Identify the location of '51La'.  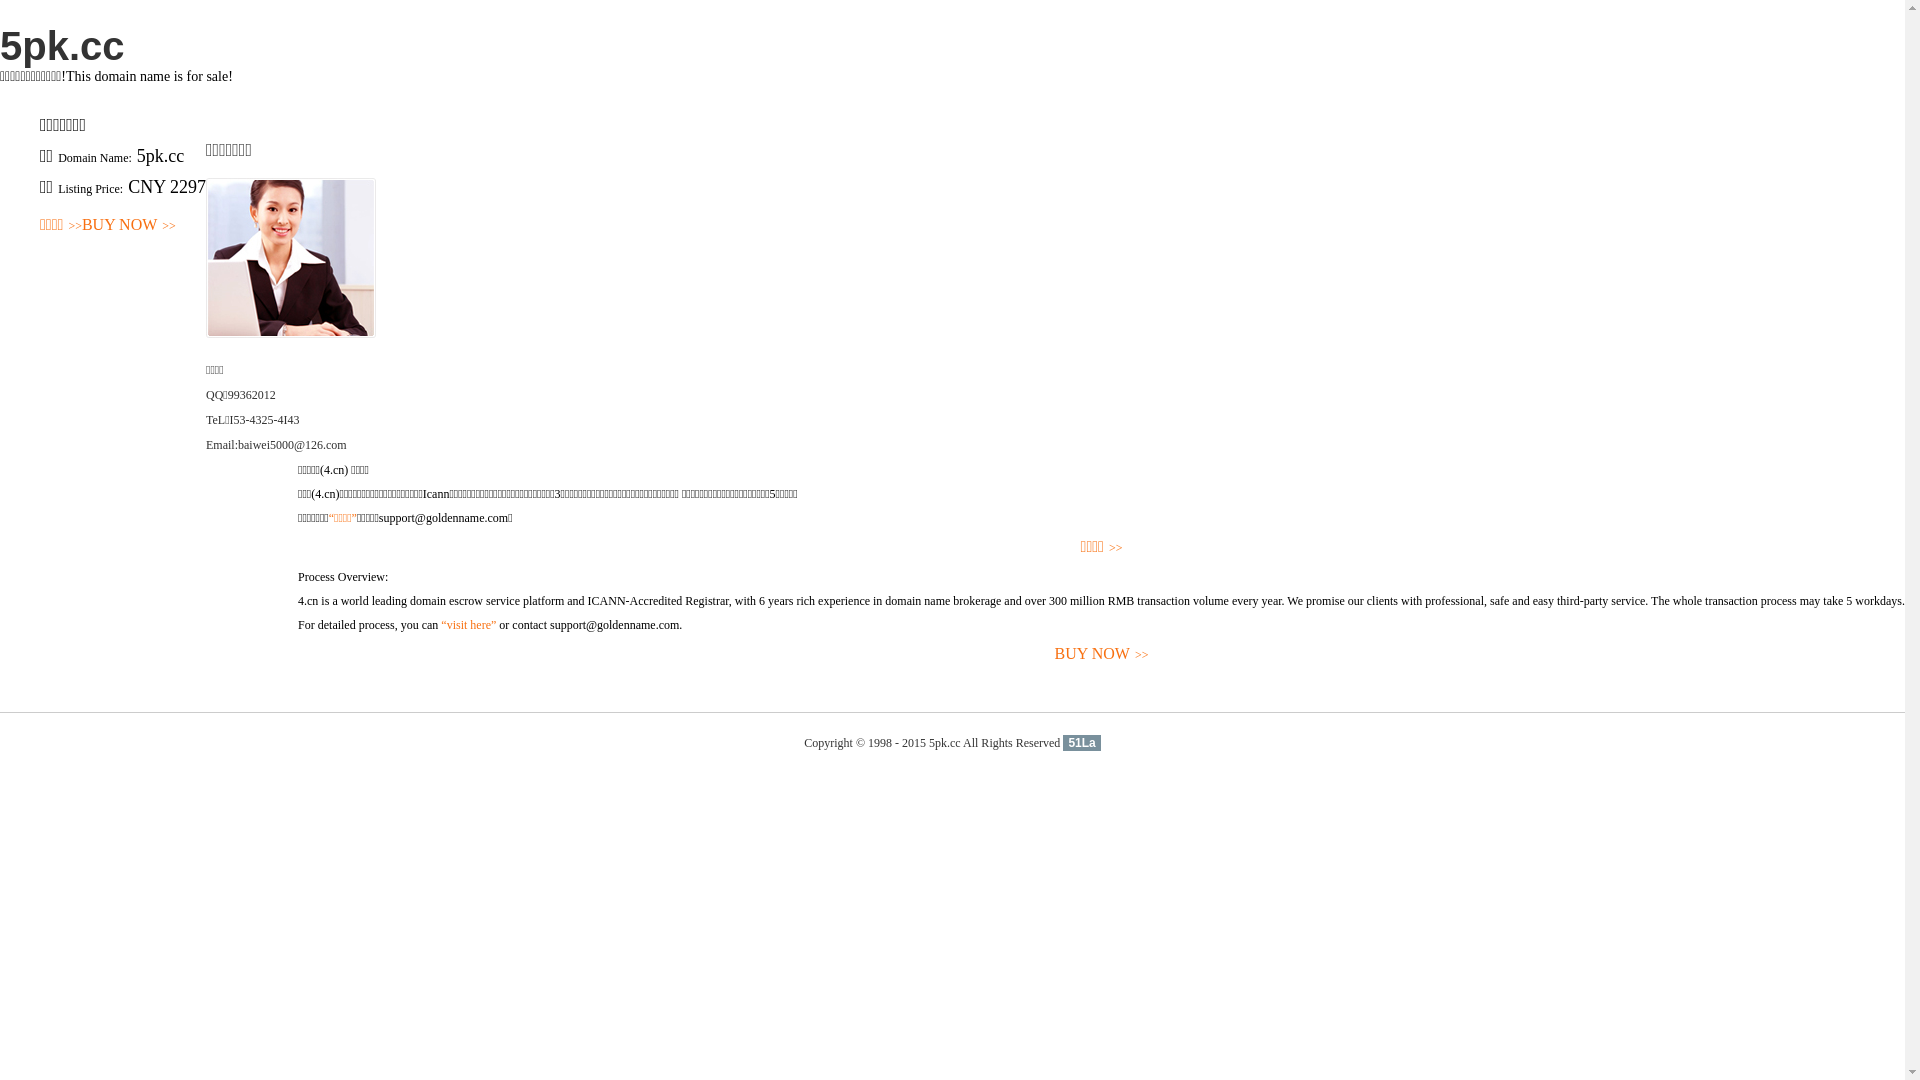
(1080, 743).